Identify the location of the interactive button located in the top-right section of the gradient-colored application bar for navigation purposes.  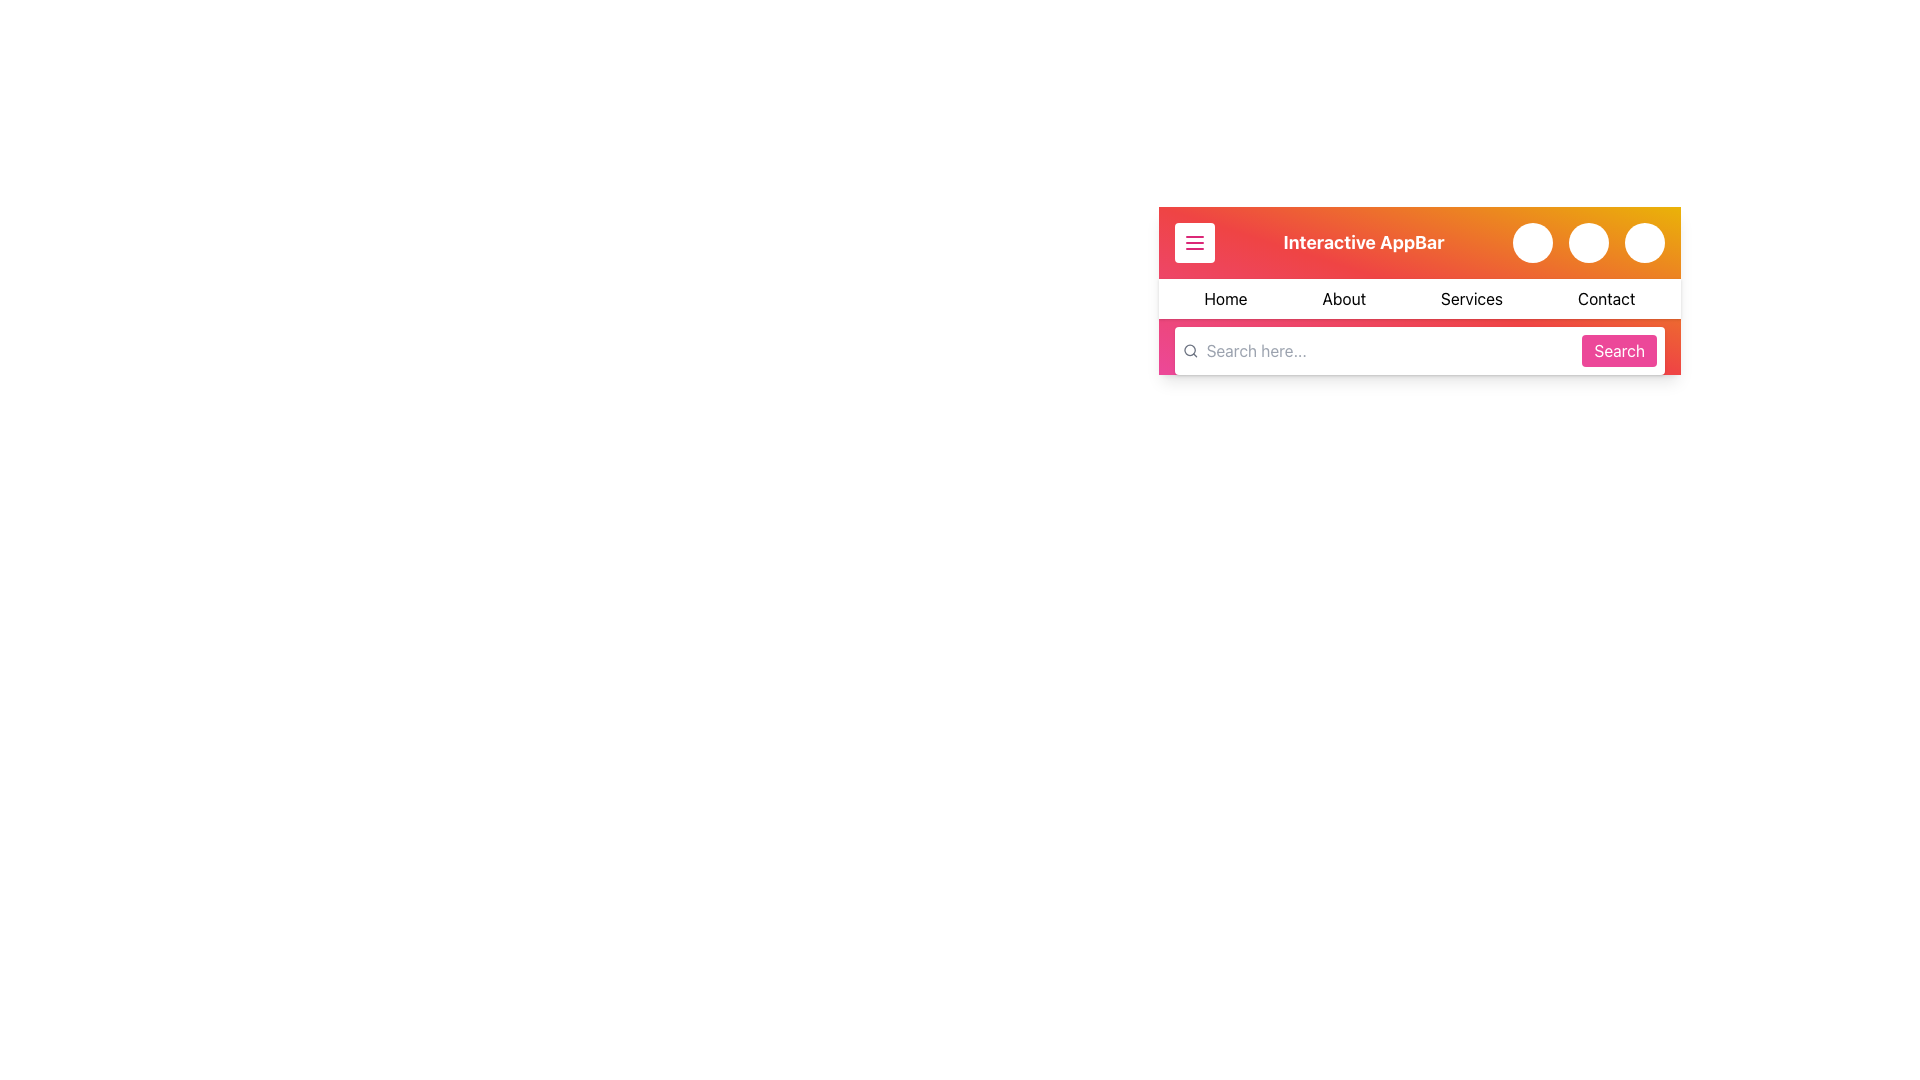
(1587, 242).